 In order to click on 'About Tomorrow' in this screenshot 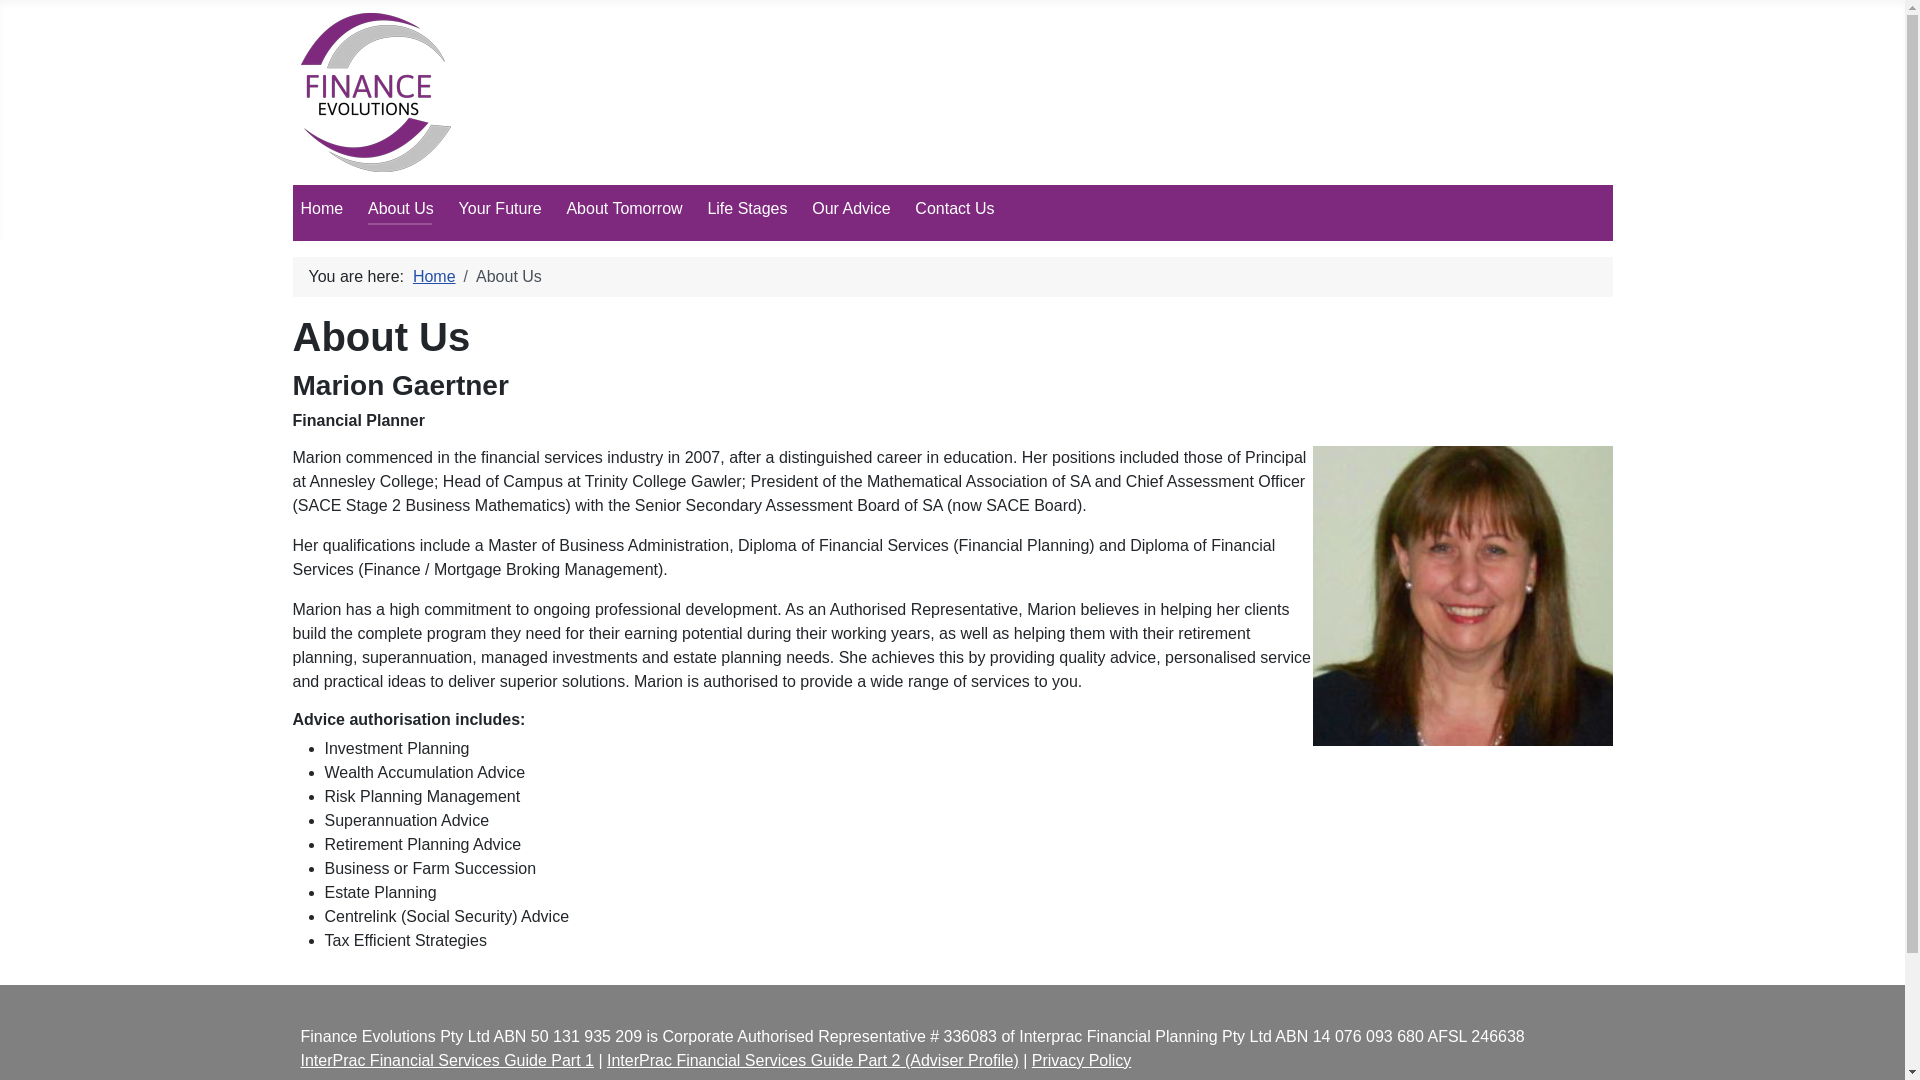, I will do `click(623, 208)`.